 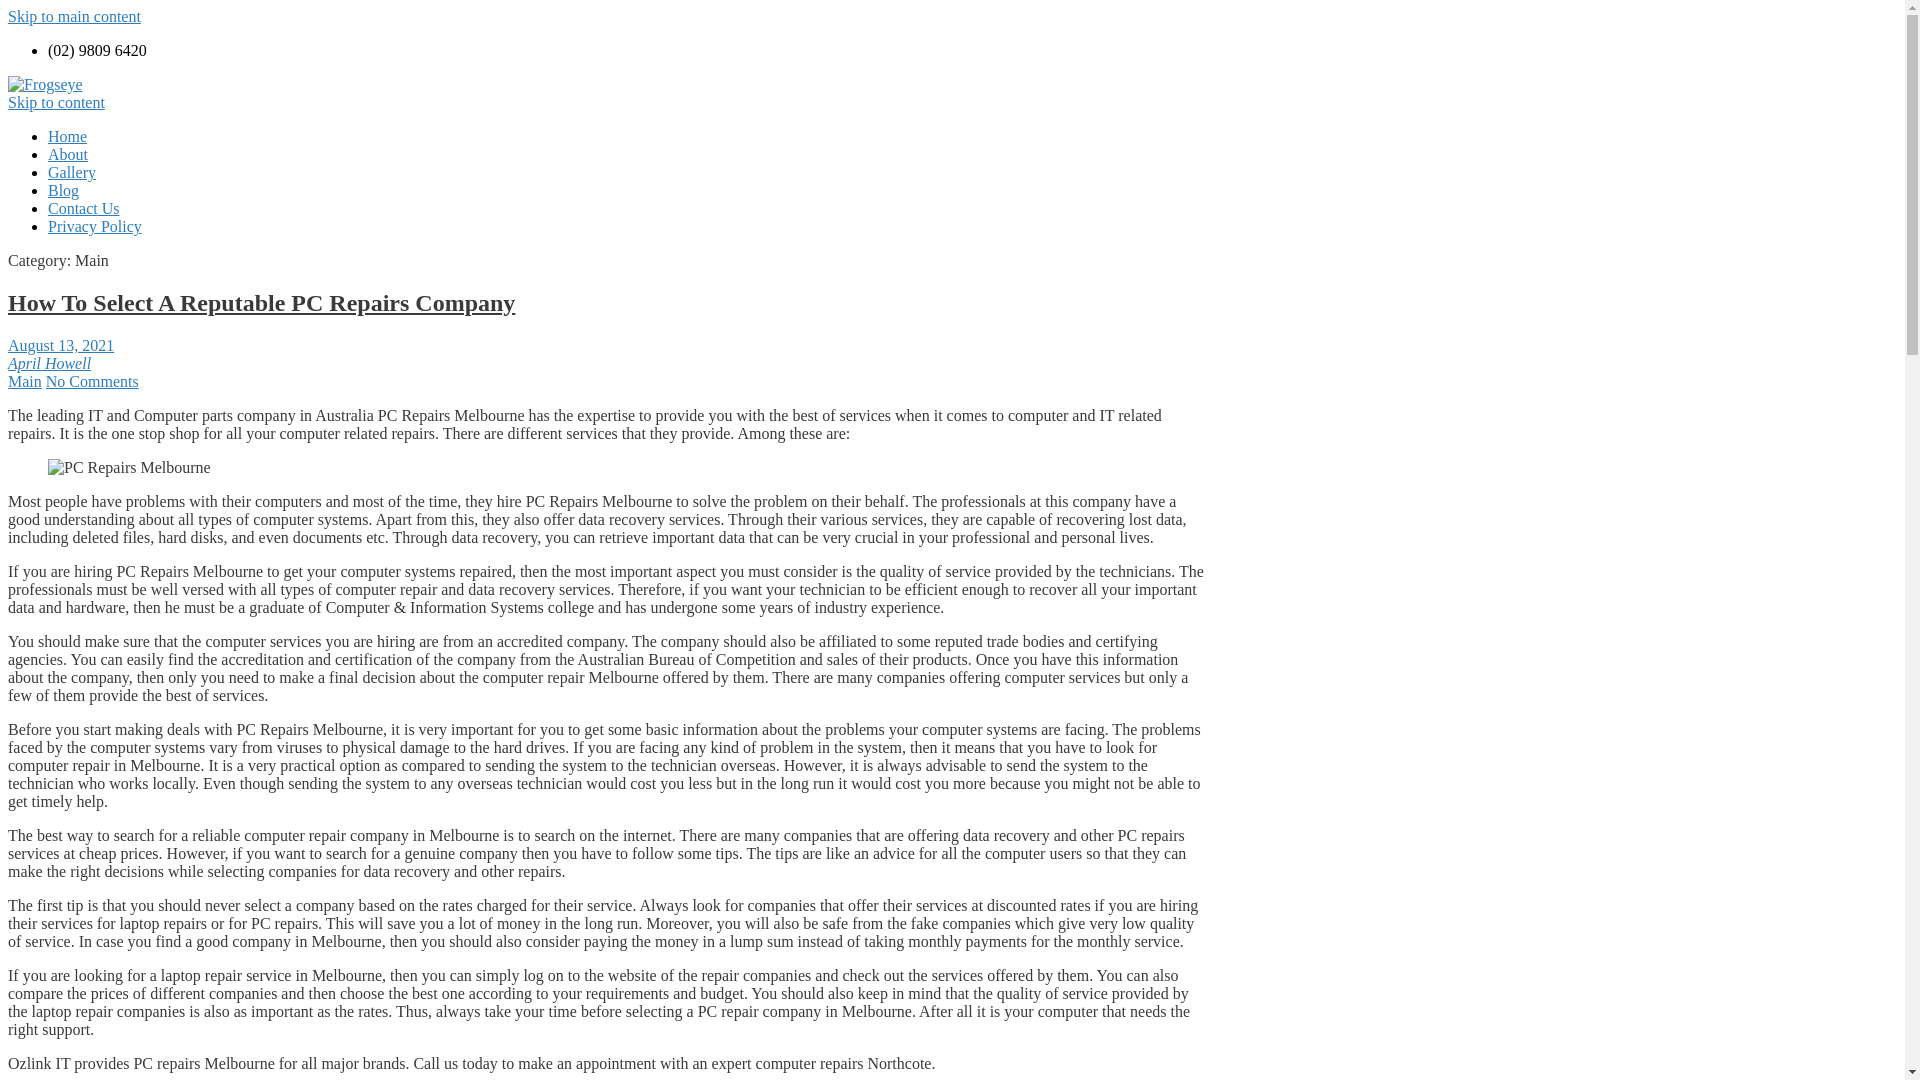 I want to click on 'Contact Us', so click(x=82, y=208).